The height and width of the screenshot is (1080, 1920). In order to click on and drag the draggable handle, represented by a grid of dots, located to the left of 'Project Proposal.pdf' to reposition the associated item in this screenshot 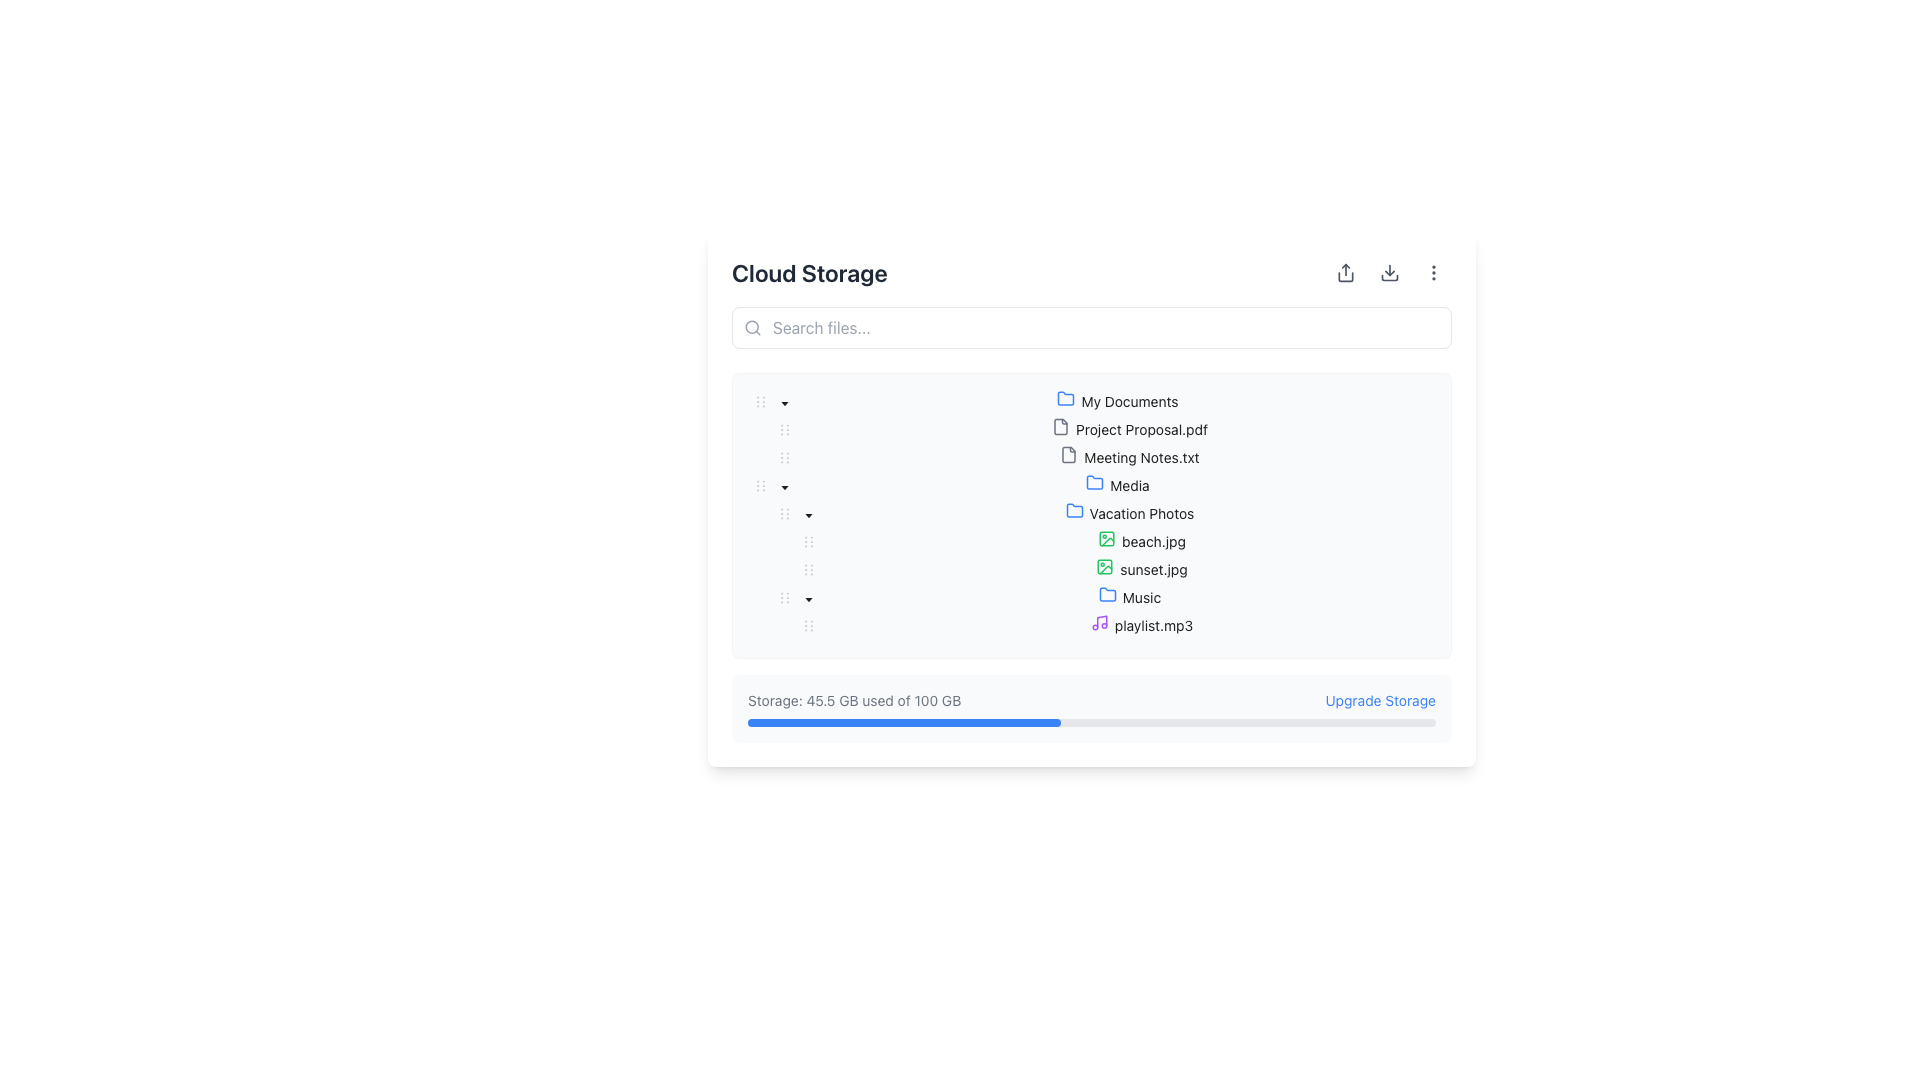, I will do `click(784, 428)`.